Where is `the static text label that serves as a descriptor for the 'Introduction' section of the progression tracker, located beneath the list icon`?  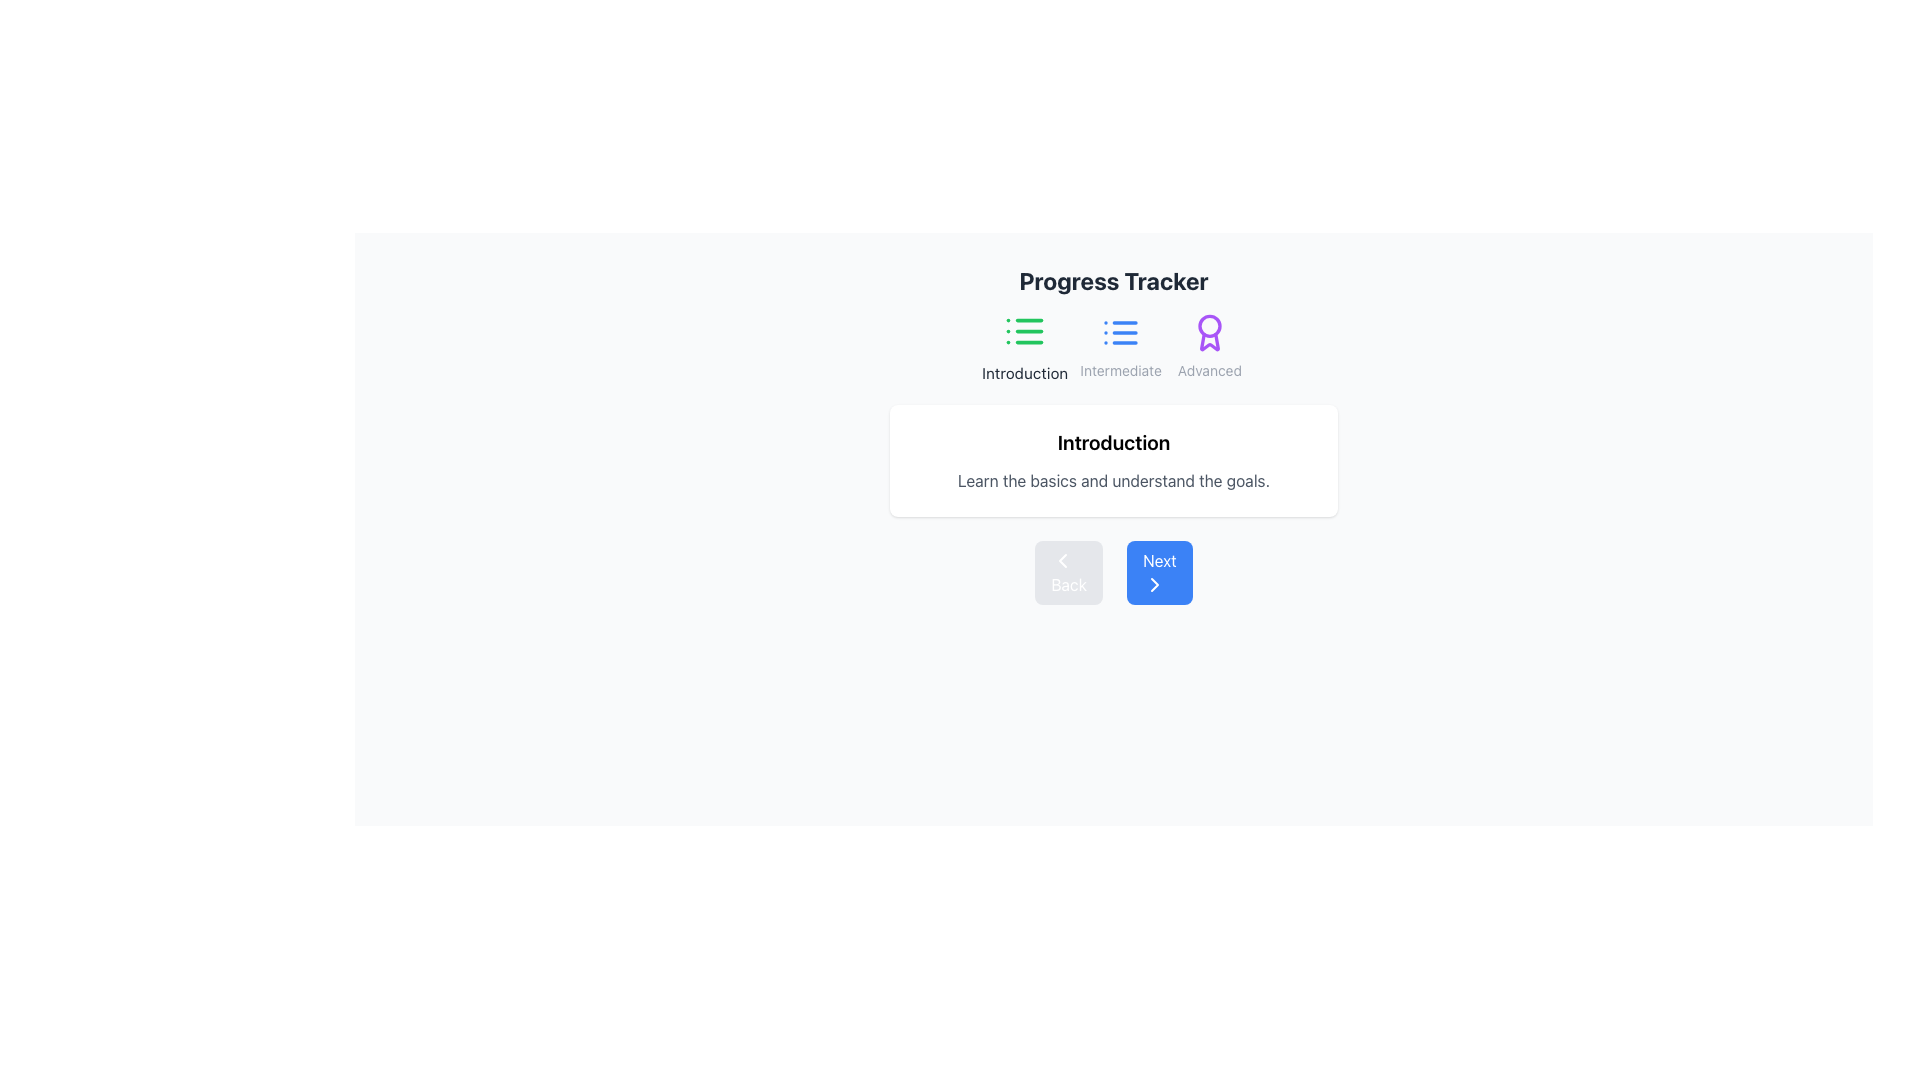 the static text label that serves as a descriptor for the 'Introduction' section of the progression tracker, located beneath the list icon is located at coordinates (1025, 373).